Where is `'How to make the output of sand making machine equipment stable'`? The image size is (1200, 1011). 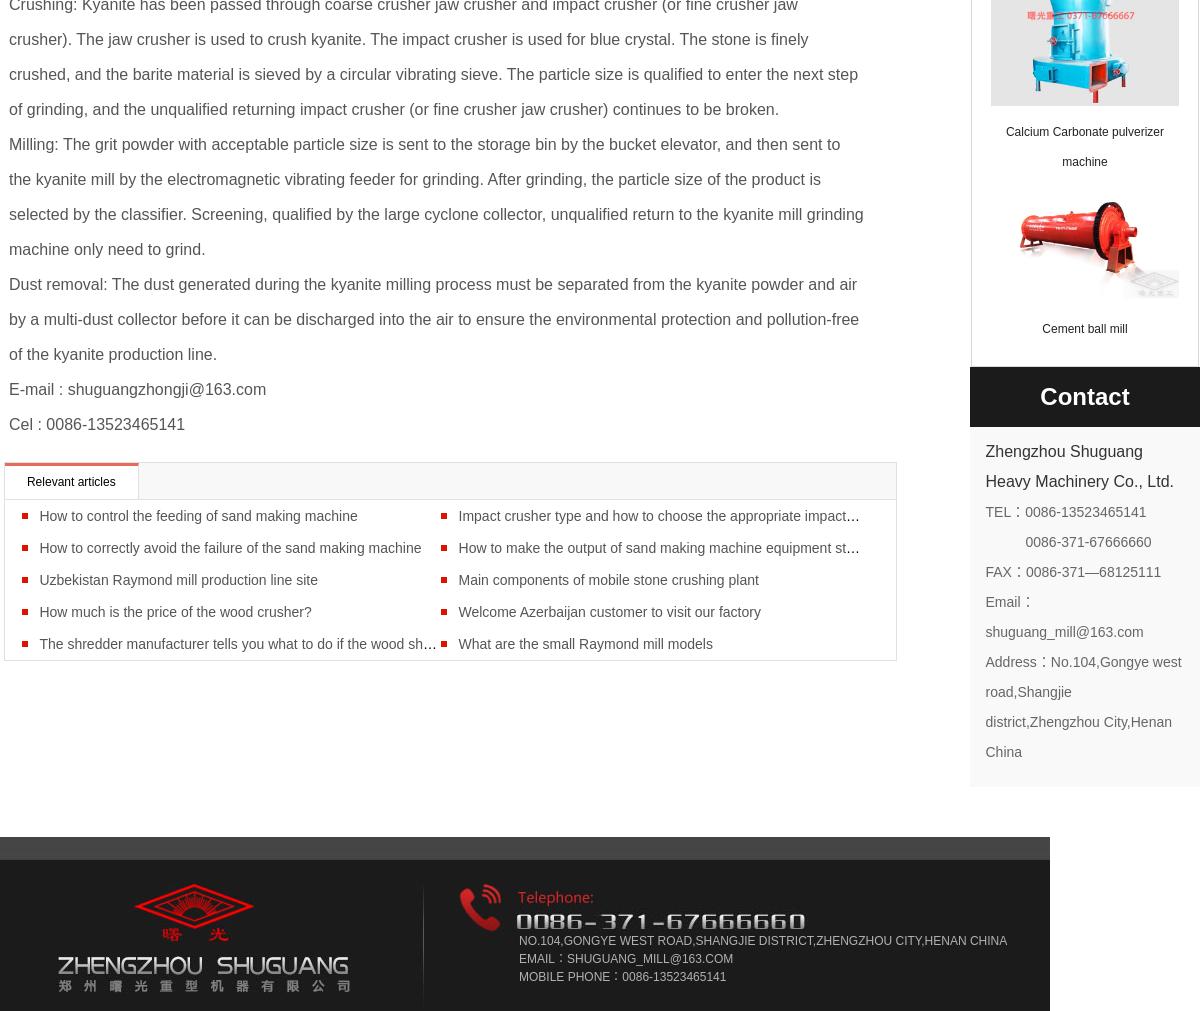
'How to make the output of sand making machine equipment stable' is located at coordinates (665, 546).